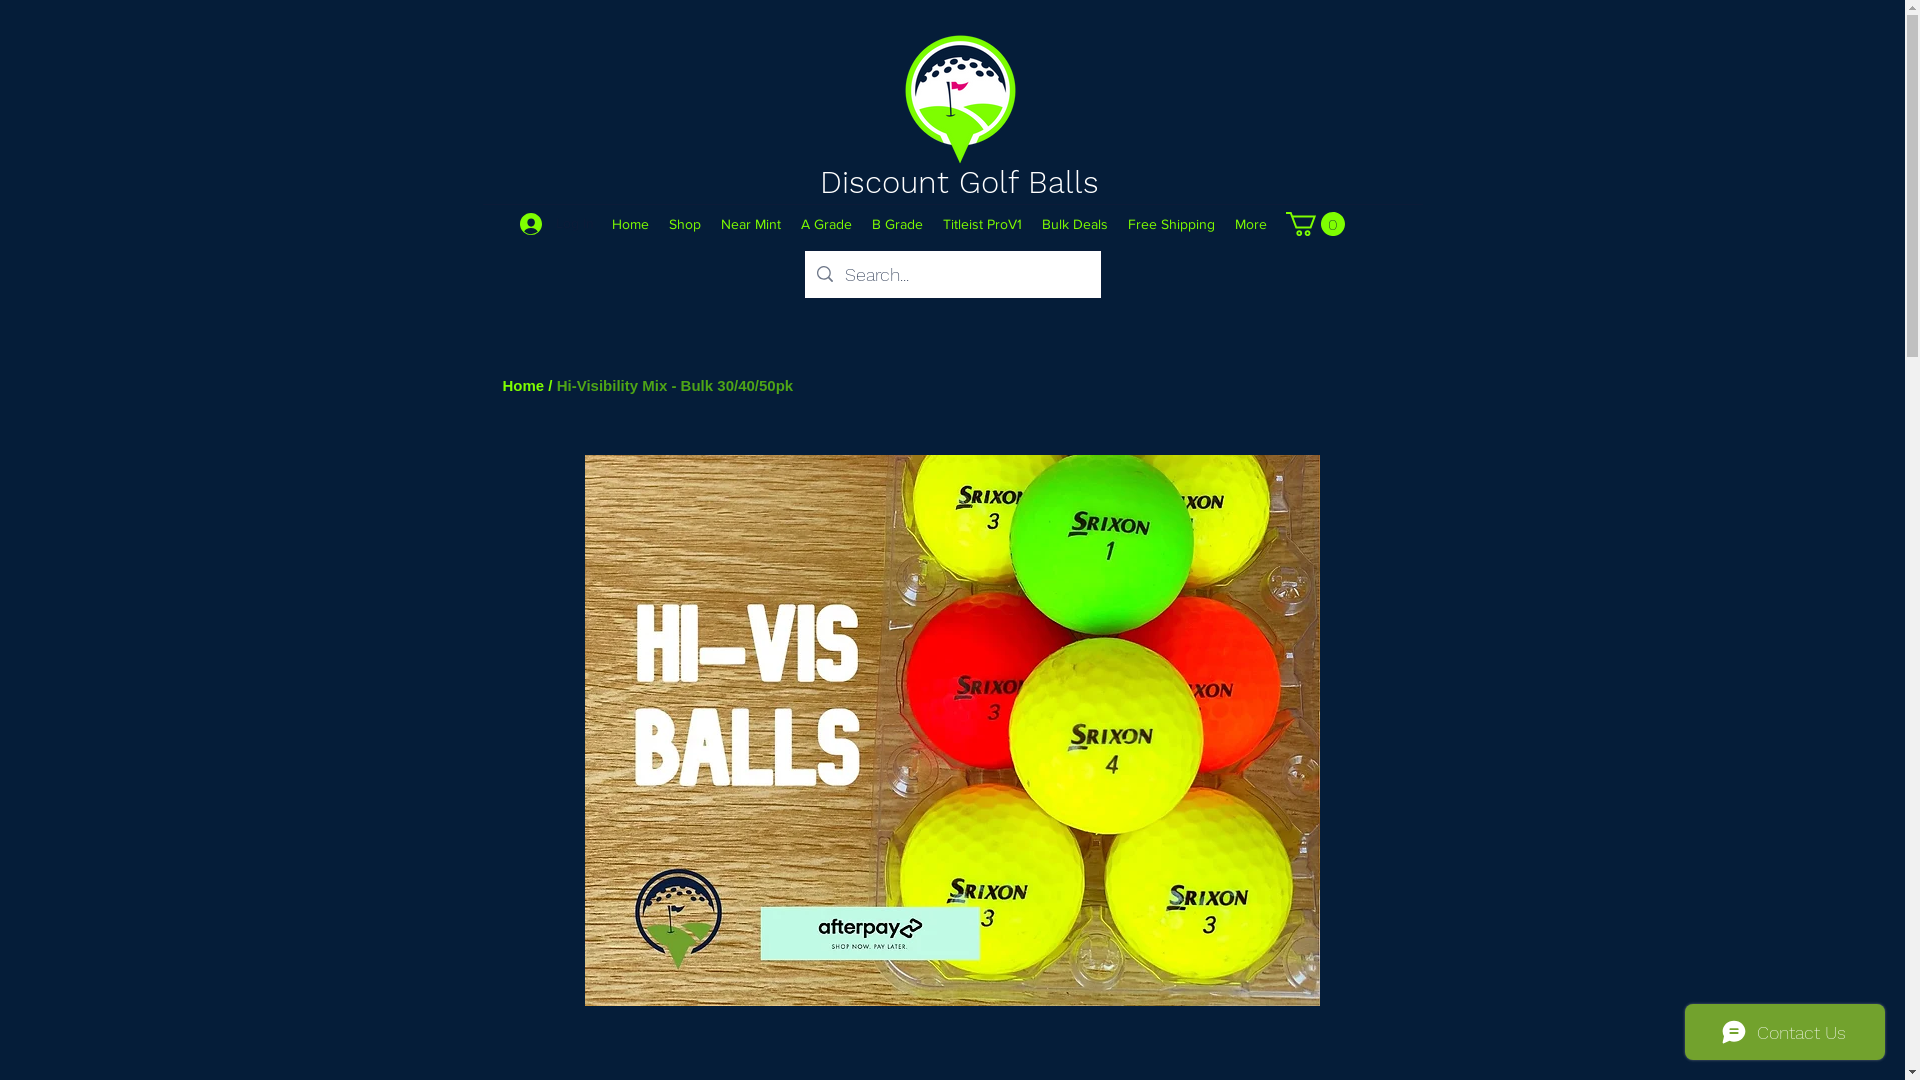 Image resolution: width=1920 pixels, height=1080 pixels. I want to click on 'Free Shipping', so click(1171, 223).